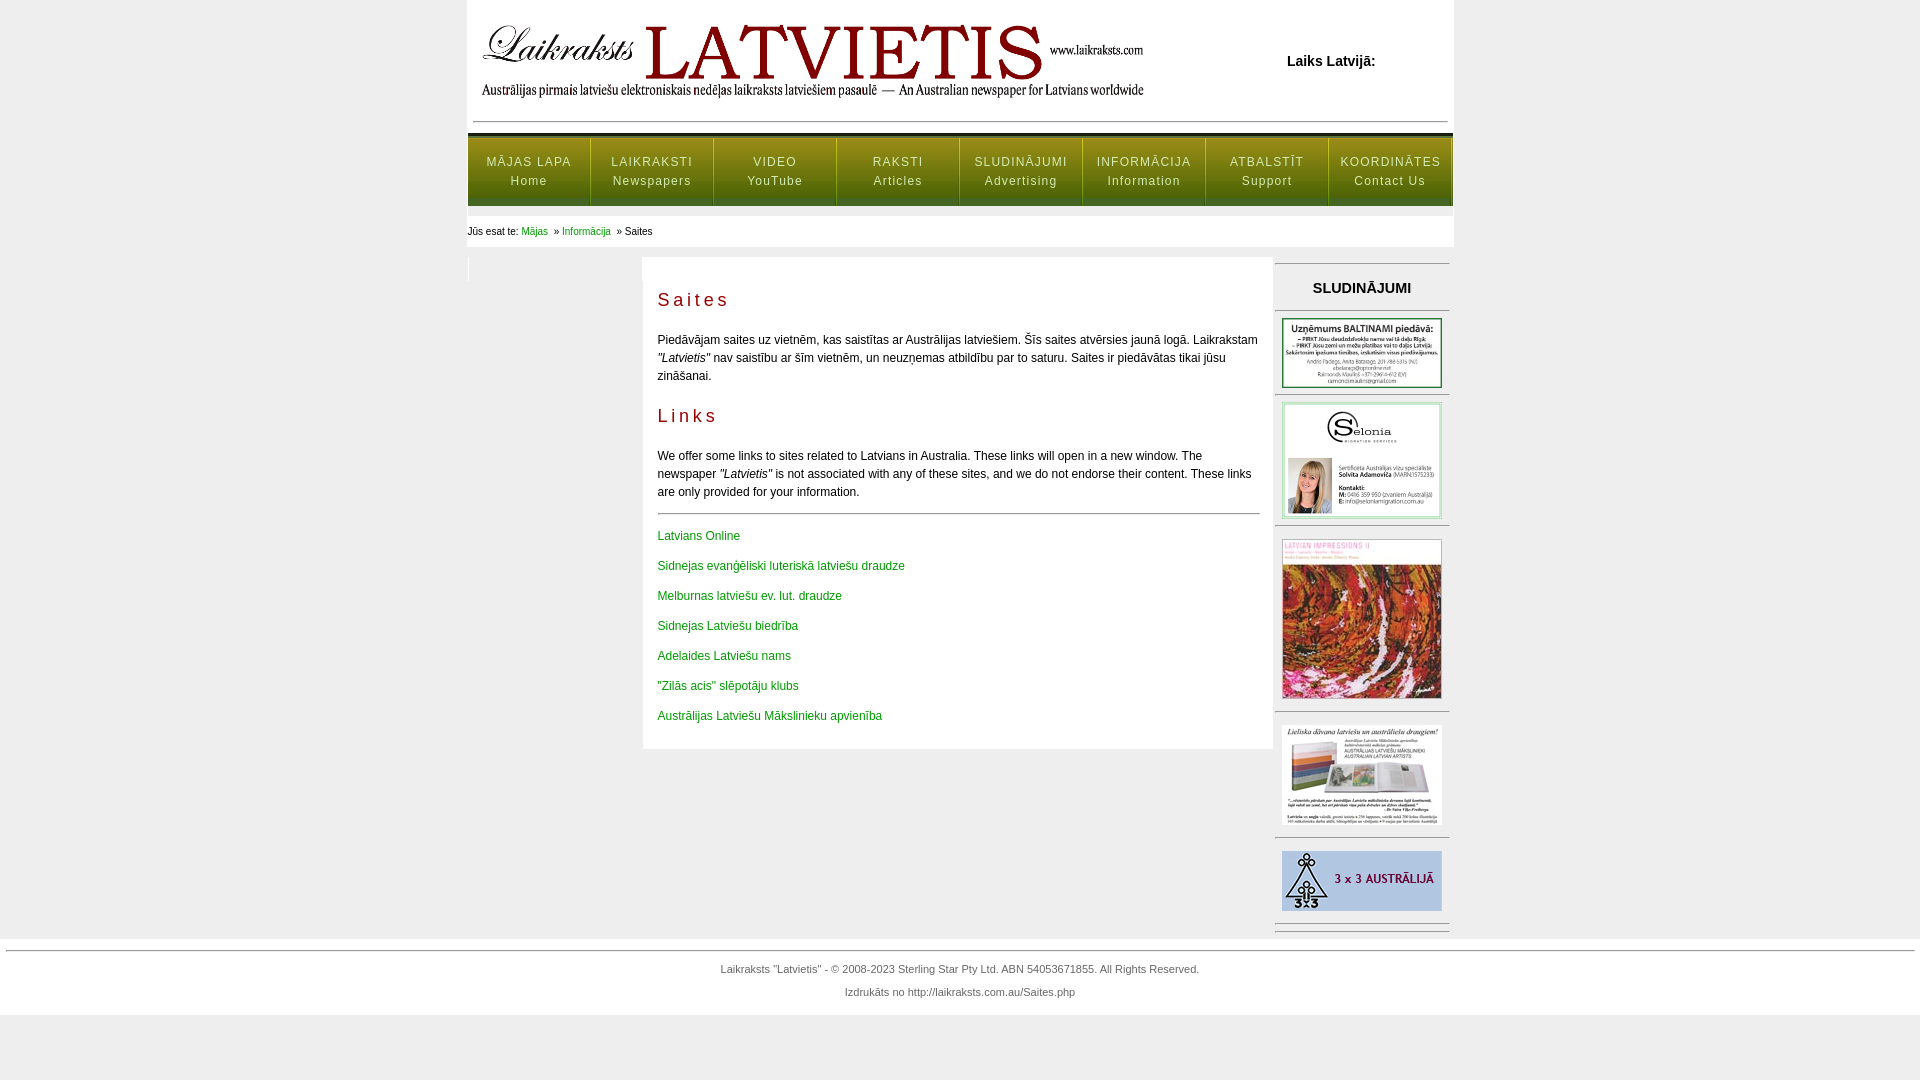 This screenshot has width=1920, height=1080. What do you see at coordinates (699, 535) in the screenshot?
I see `'Latvians Online'` at bounding box center [699, 535].